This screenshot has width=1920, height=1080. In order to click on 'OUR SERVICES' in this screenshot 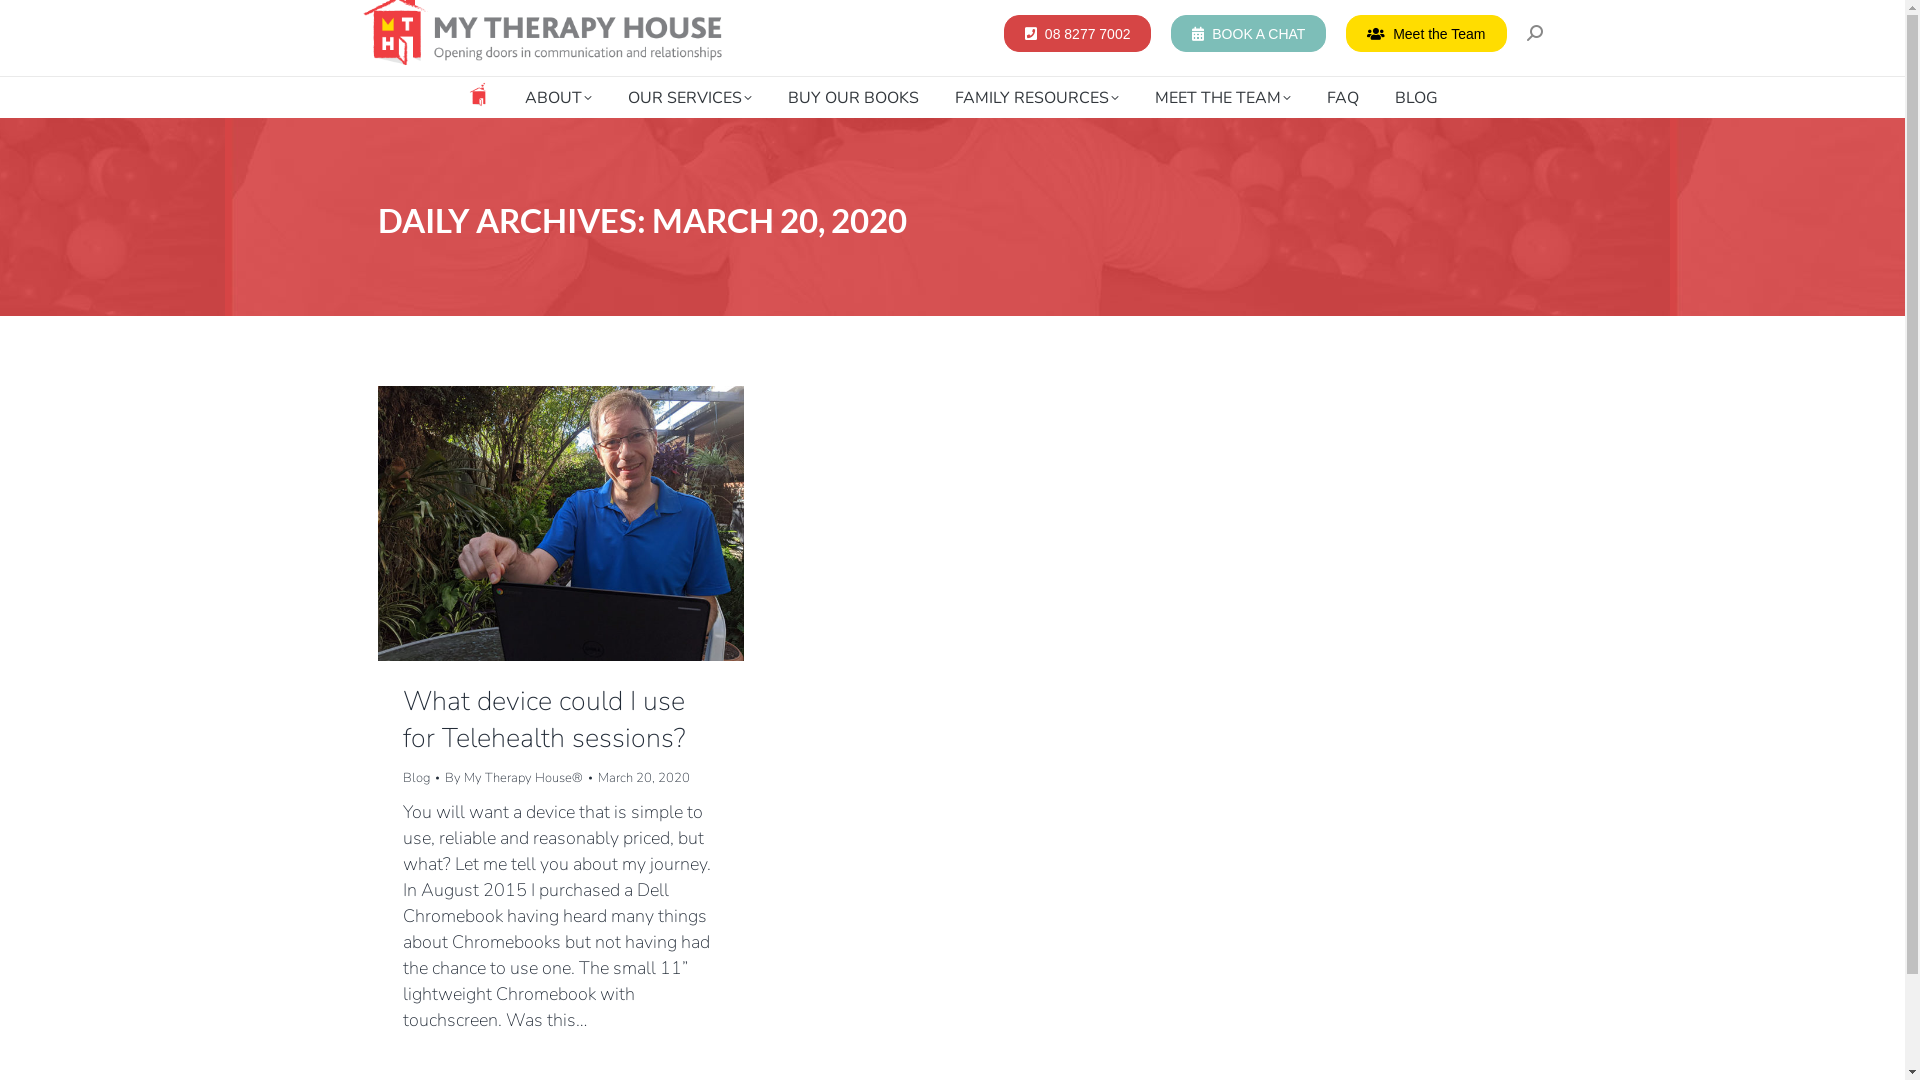, I will do `click(690, 97)`.